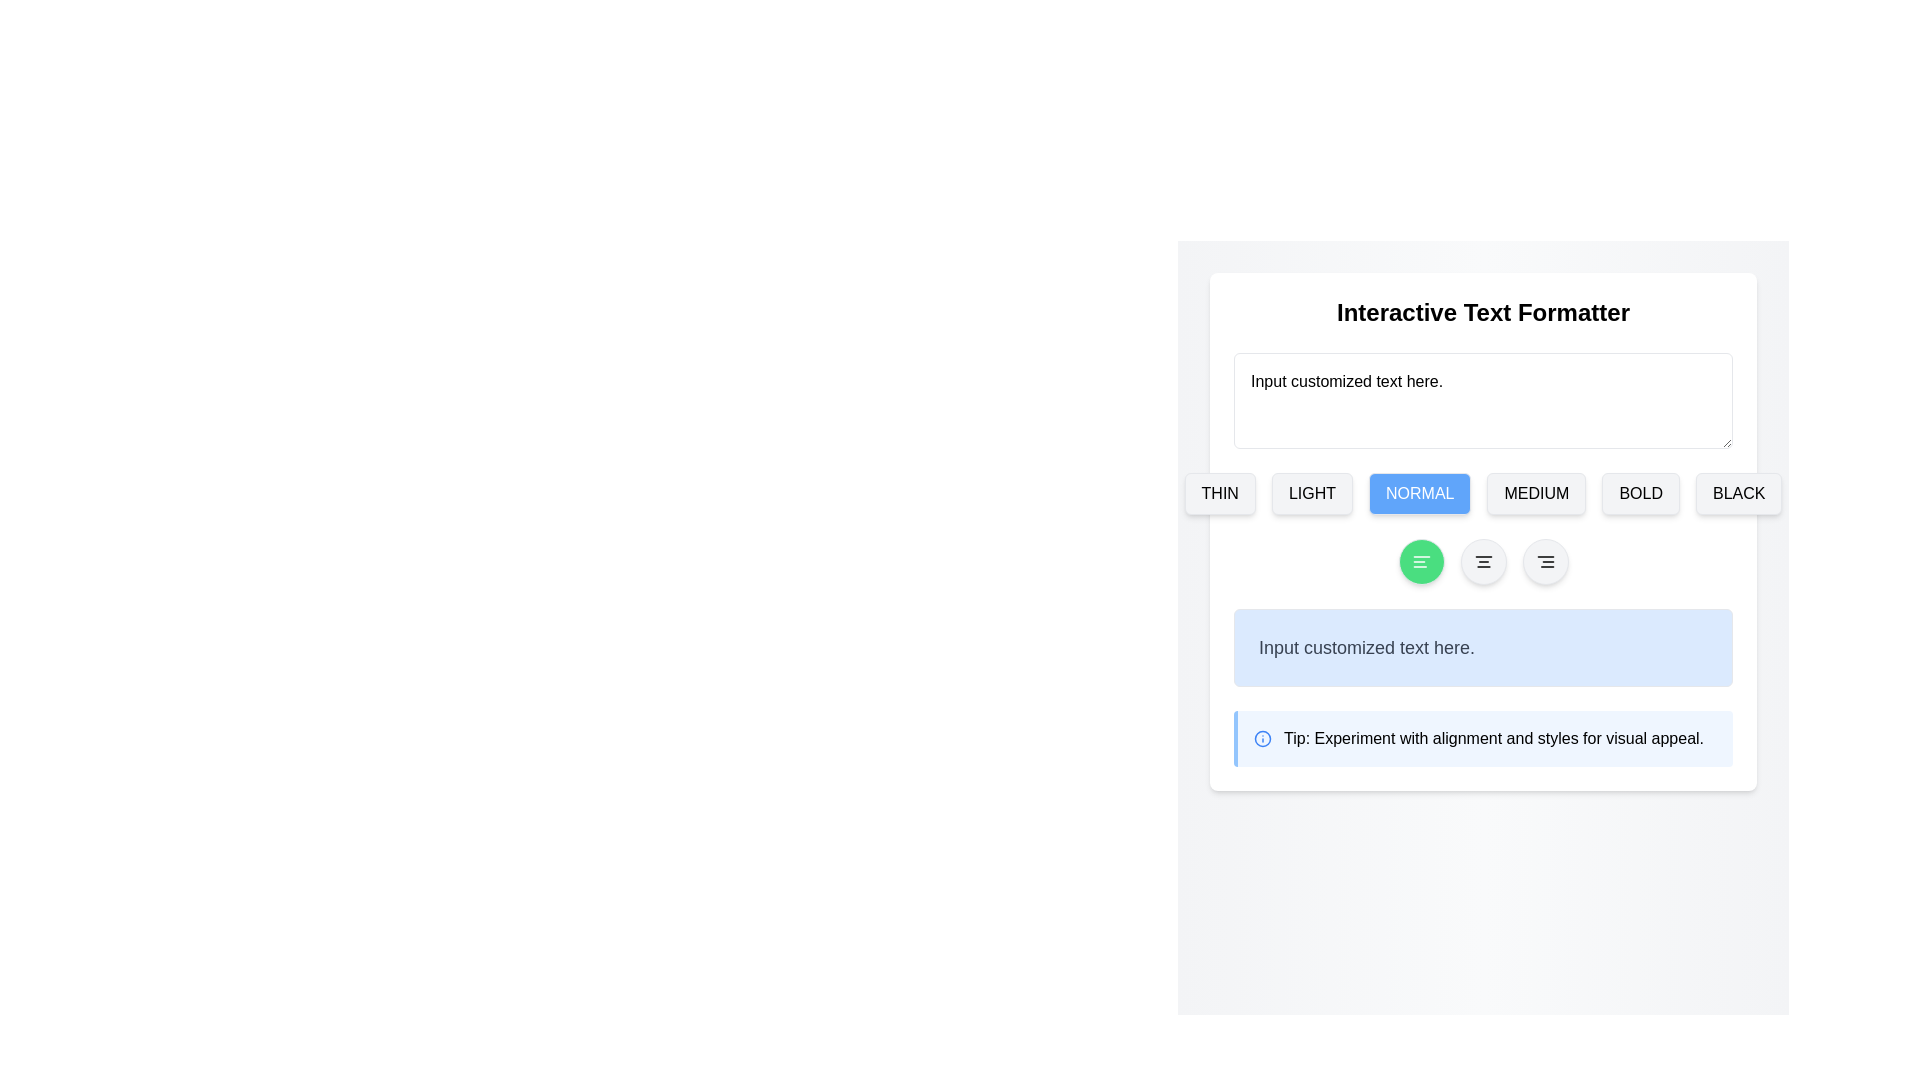 This screenshot has width=1920, height=1080. Describe the element at coordinates (1738, 493) in the screenshot. I see `the 'BLACK' style selector button, which is the last button in a set of six horizontally aligned buttons located below the text area` at that location.